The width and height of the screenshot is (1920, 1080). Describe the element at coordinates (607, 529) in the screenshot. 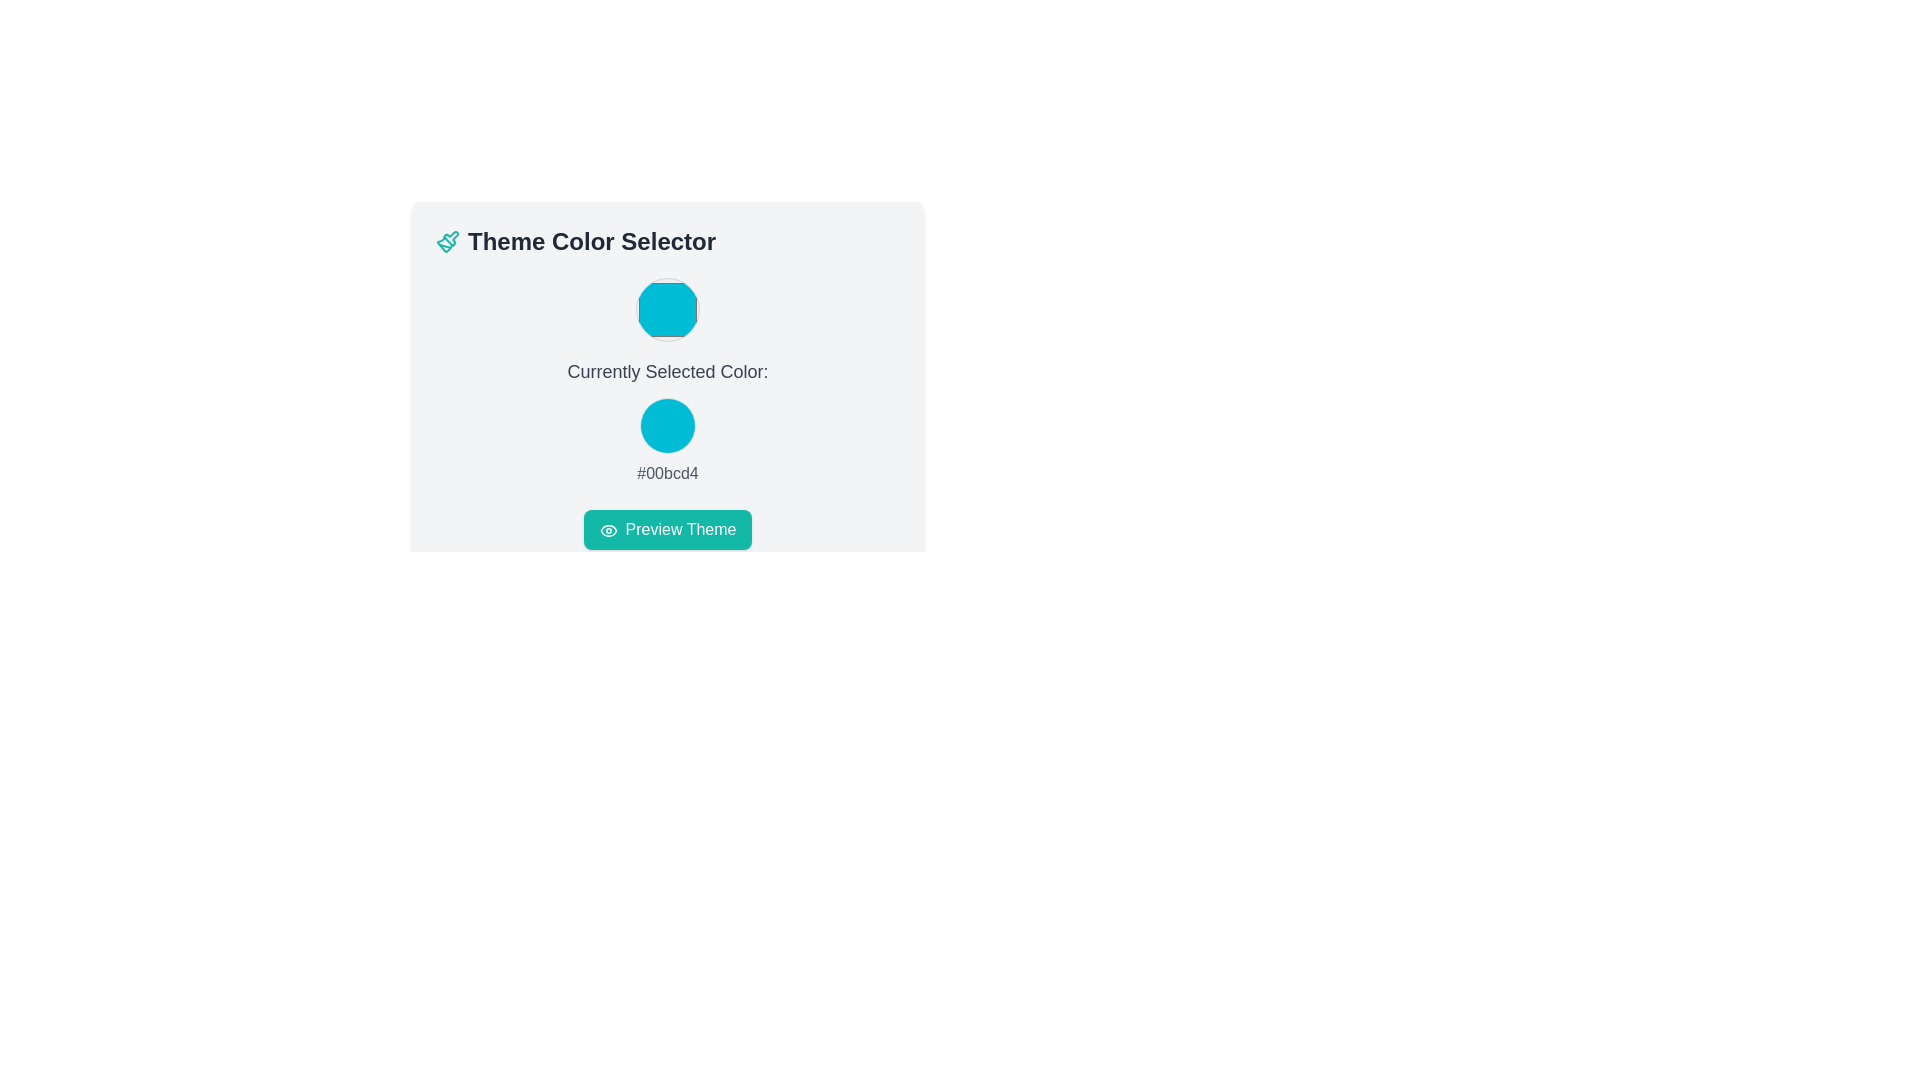

I see `the eye icon located on the left-hand side of the 'Preview Theme' button, which visually suggests a preview action` at that location.